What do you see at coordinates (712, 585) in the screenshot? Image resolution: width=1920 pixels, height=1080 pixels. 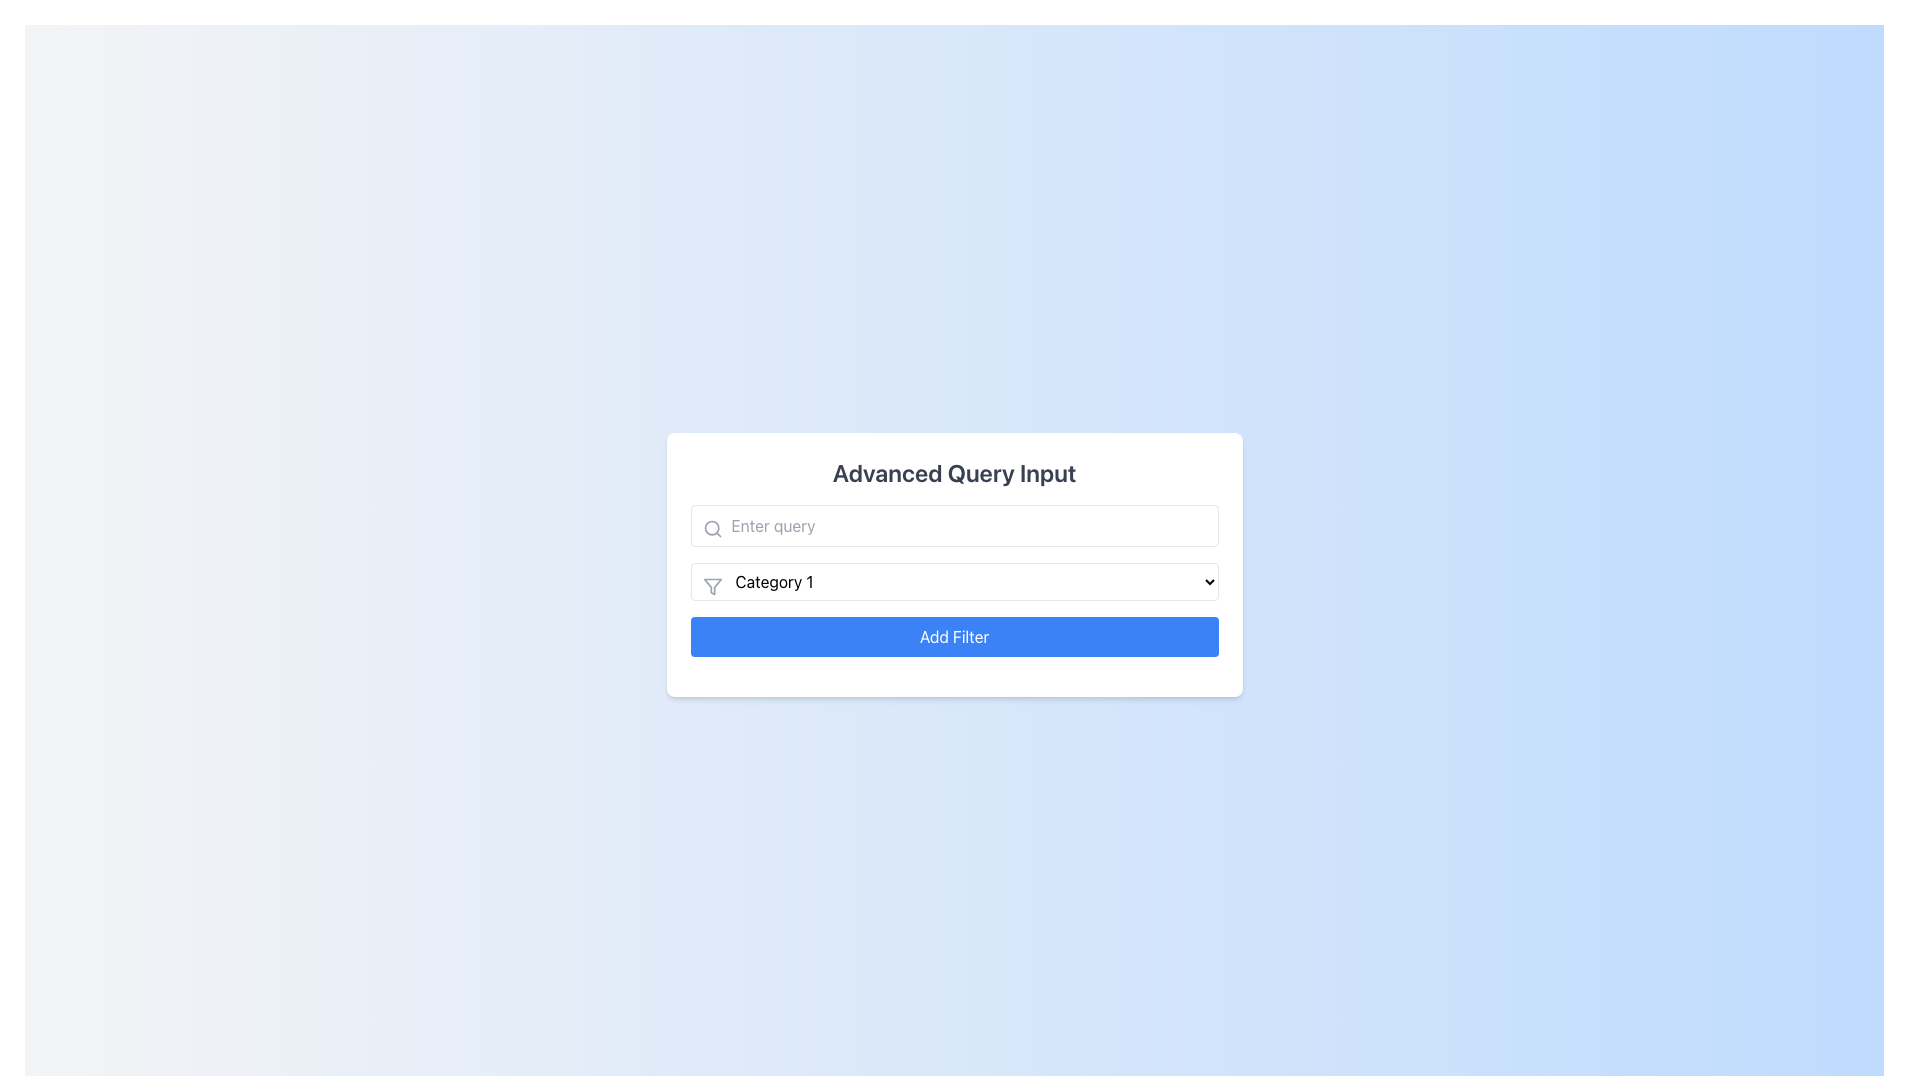 I see `the filter icon SVG element located in the dropdown input area, positioned slightly above the 'Add Filter' button` at bounding box center [712, 585].